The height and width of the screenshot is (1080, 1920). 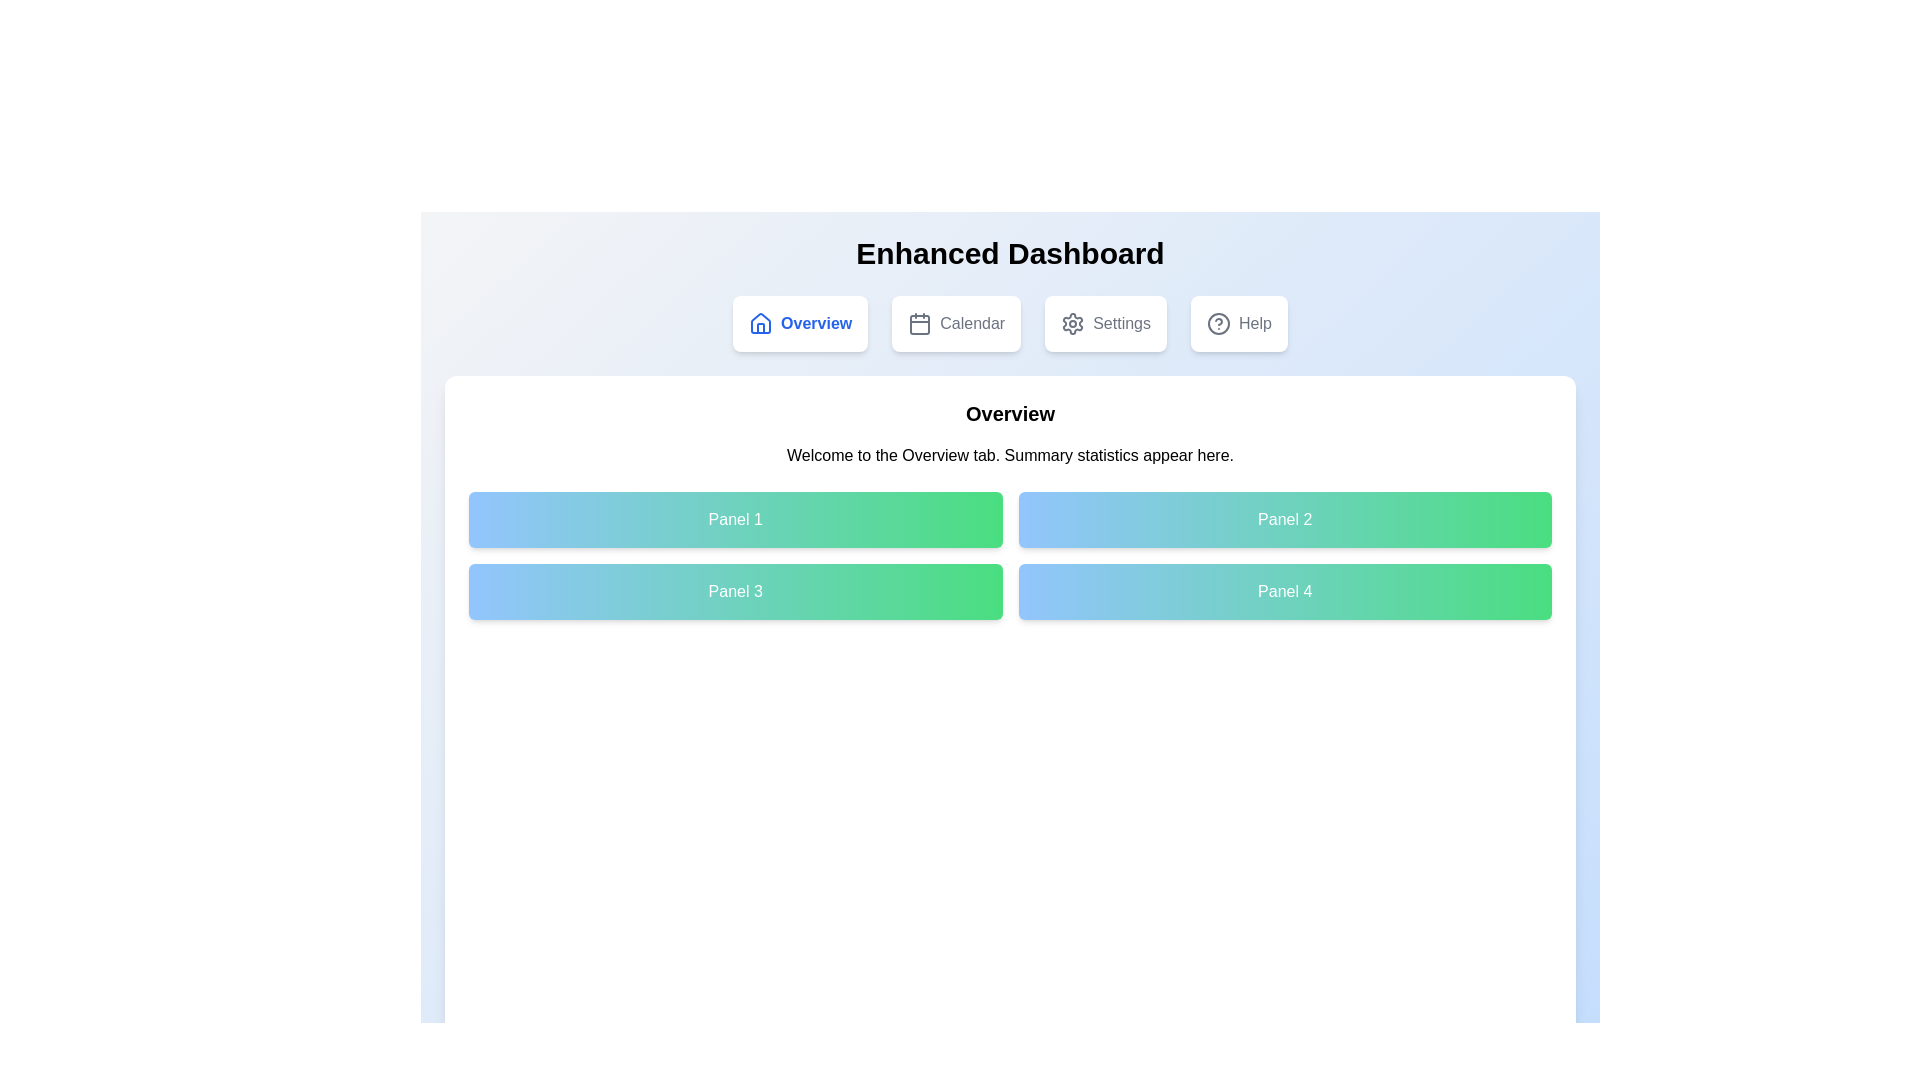 I want to click on the Help tab to explore its content, so click(x=1237, y=323).